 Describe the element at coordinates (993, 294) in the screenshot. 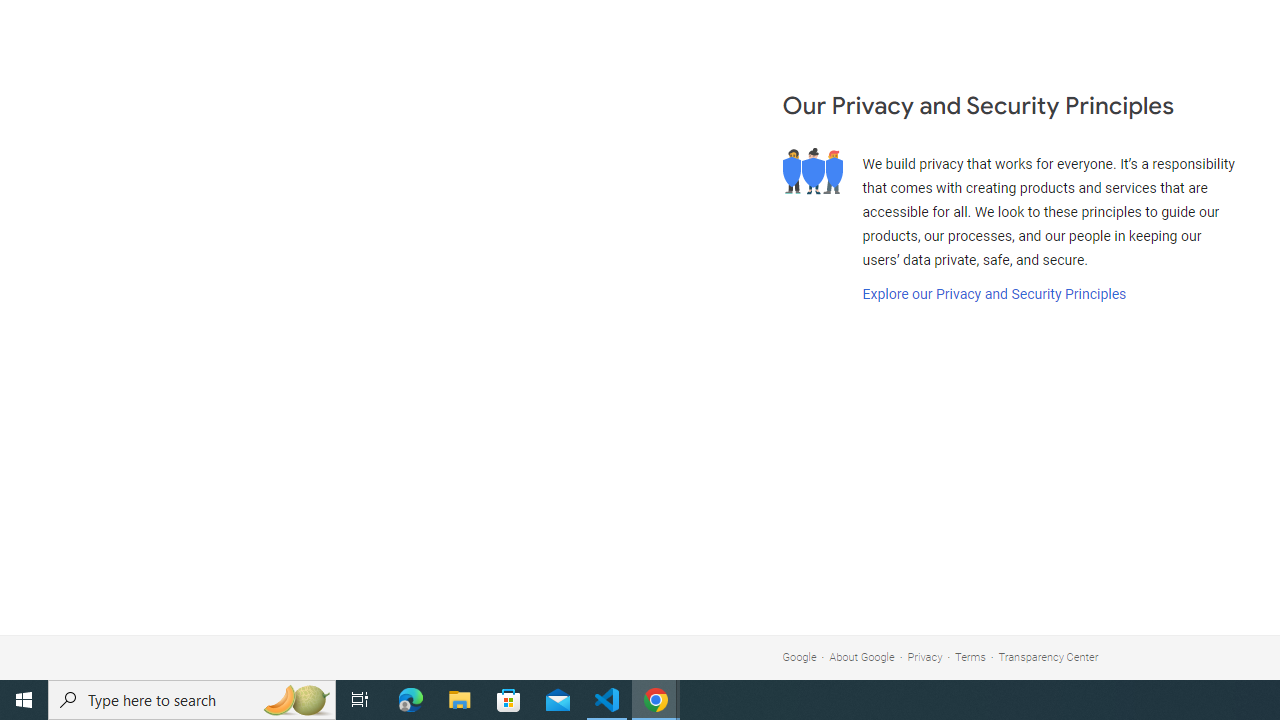

I see `'Explore our Privacy and Security Principles'` at that location.